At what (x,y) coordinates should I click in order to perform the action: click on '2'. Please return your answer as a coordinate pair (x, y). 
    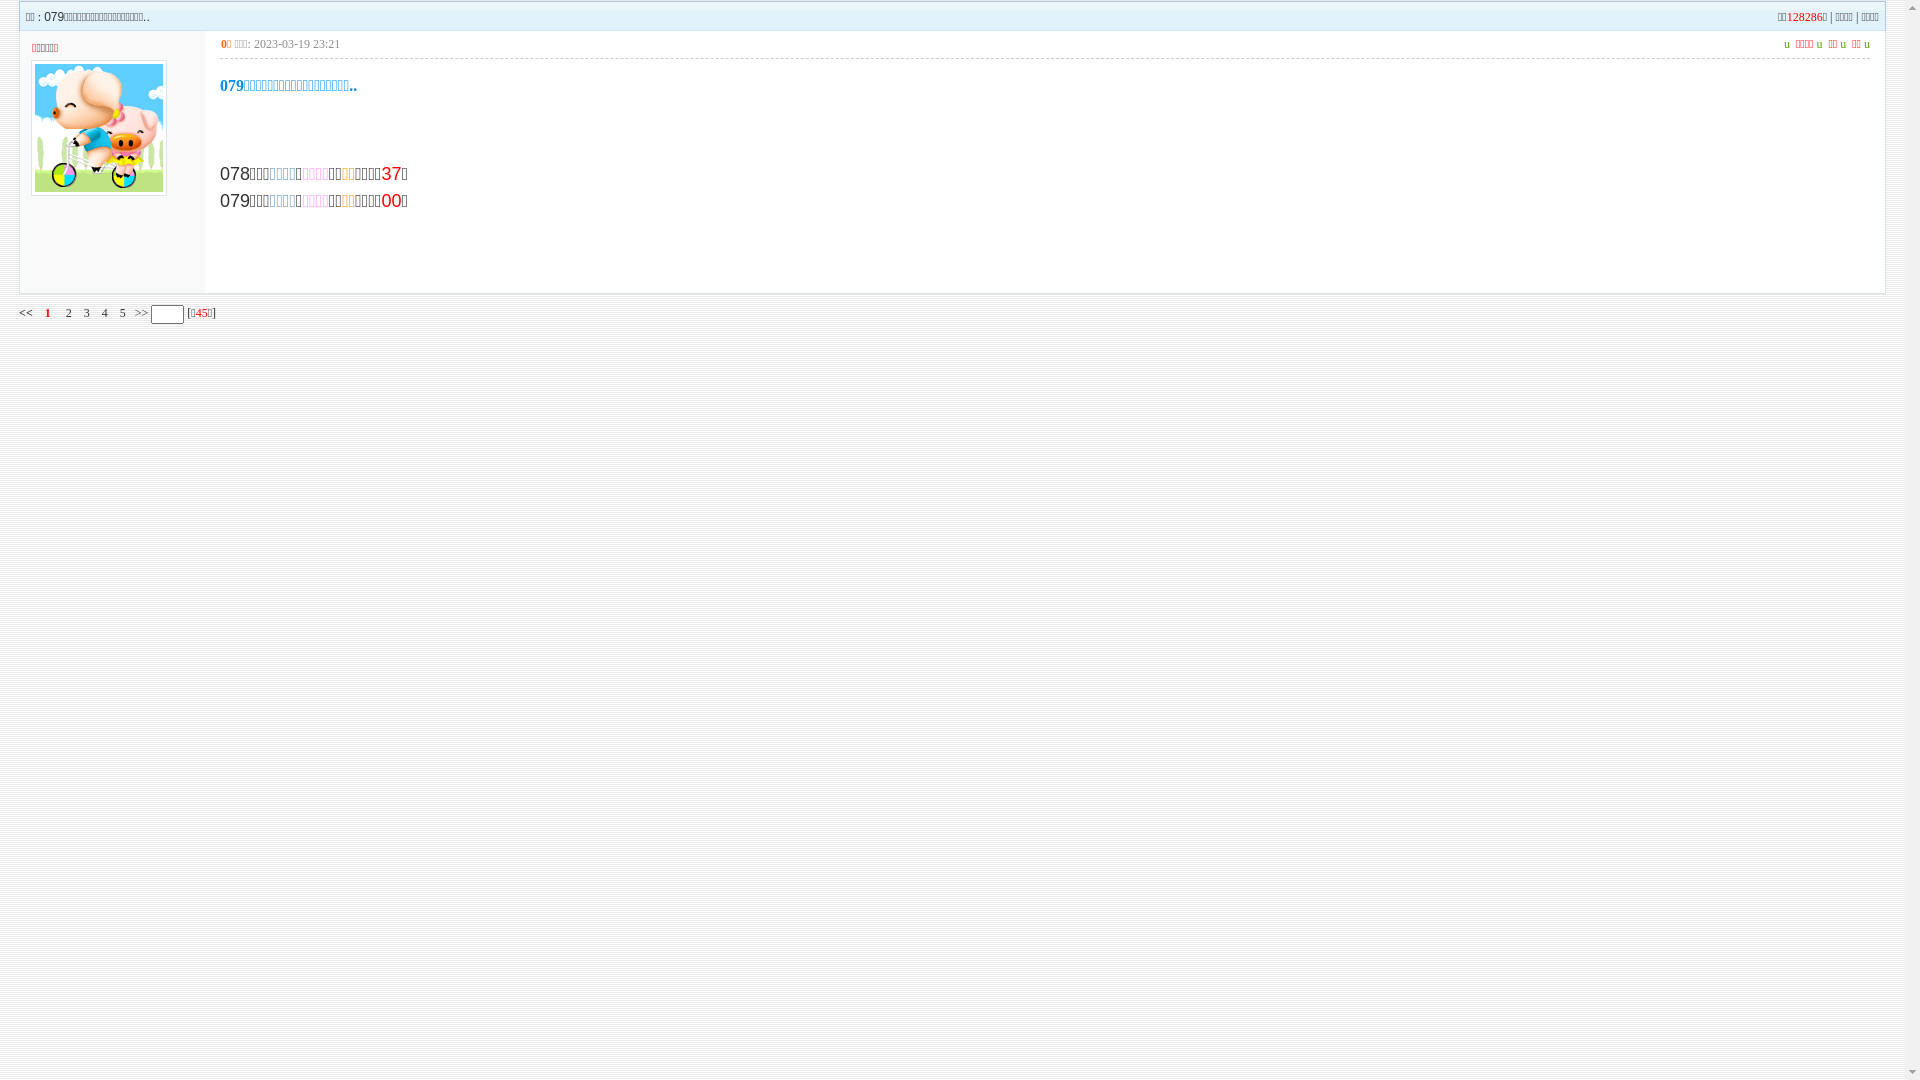
    Looking at the image, I should click on (68, 312).